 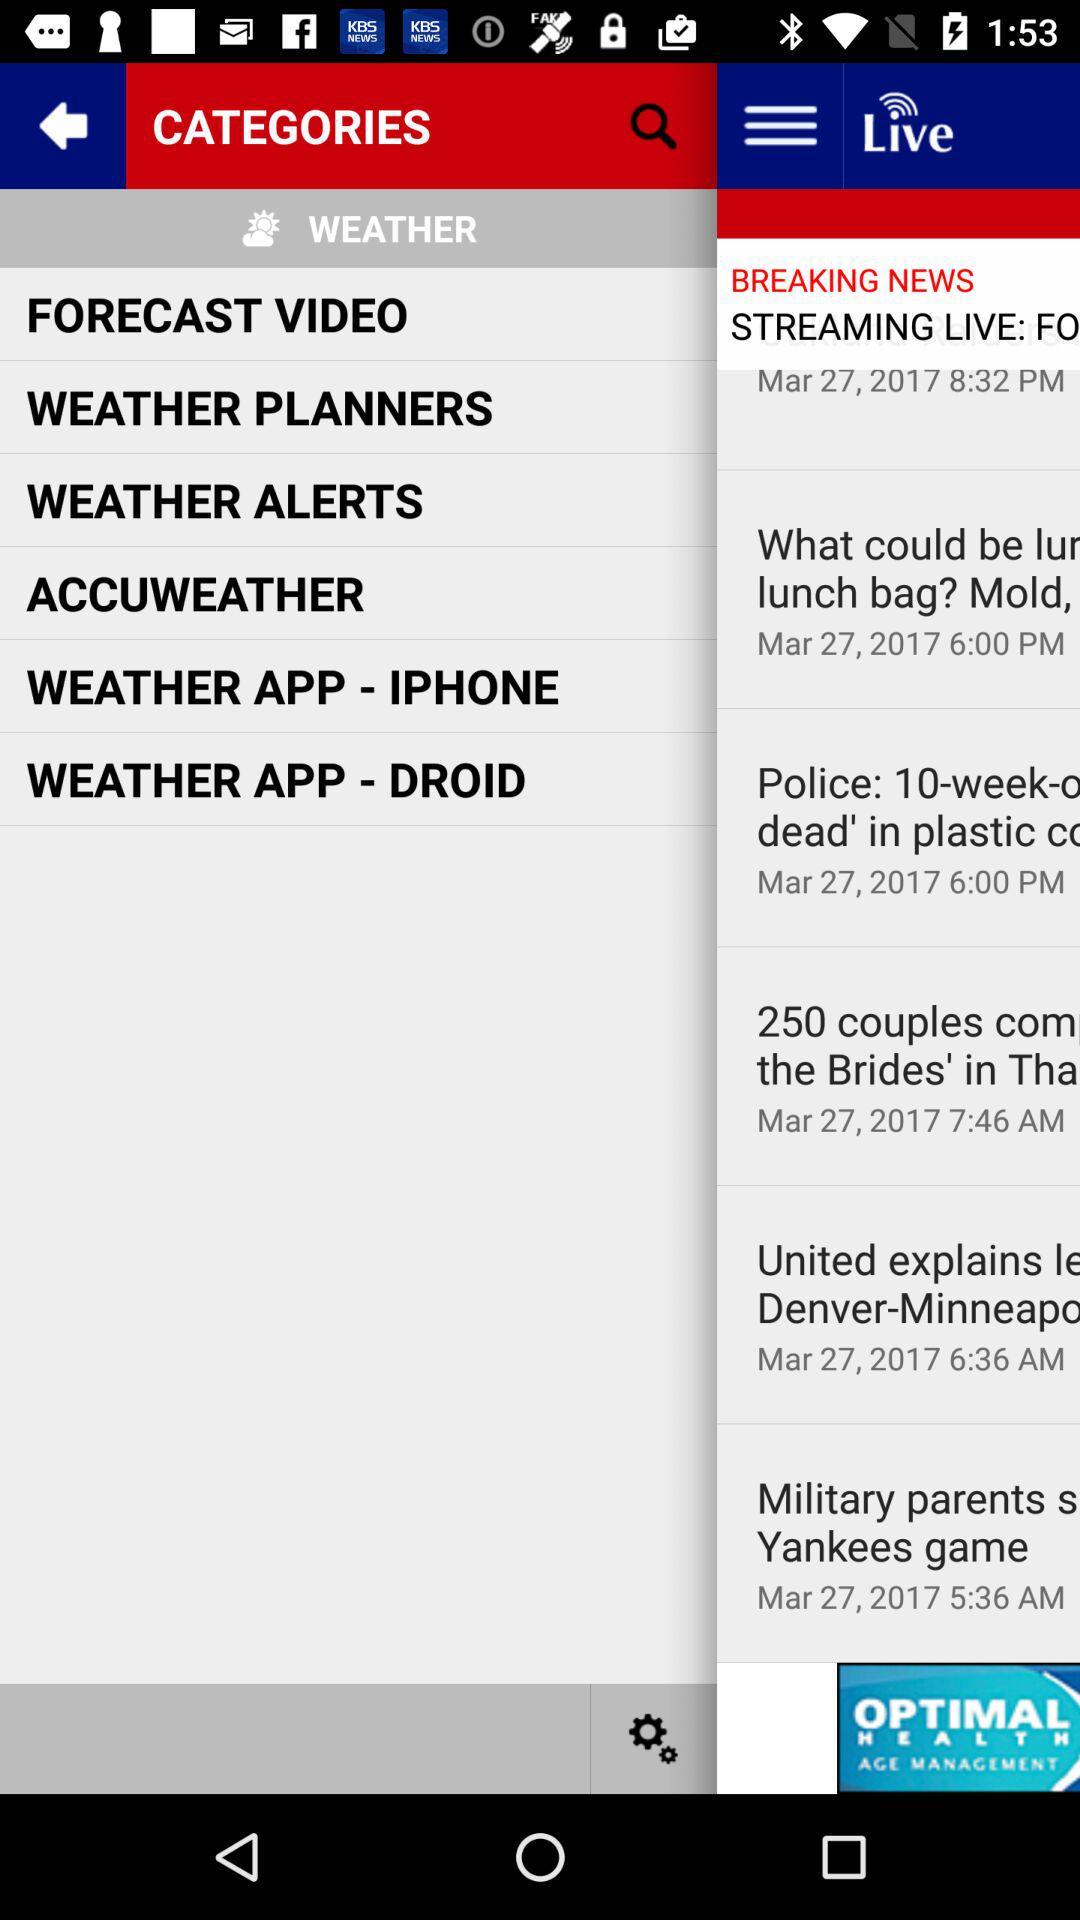 I want to click on the icon below mar 27 2017 app, so click(x=897, y=945).